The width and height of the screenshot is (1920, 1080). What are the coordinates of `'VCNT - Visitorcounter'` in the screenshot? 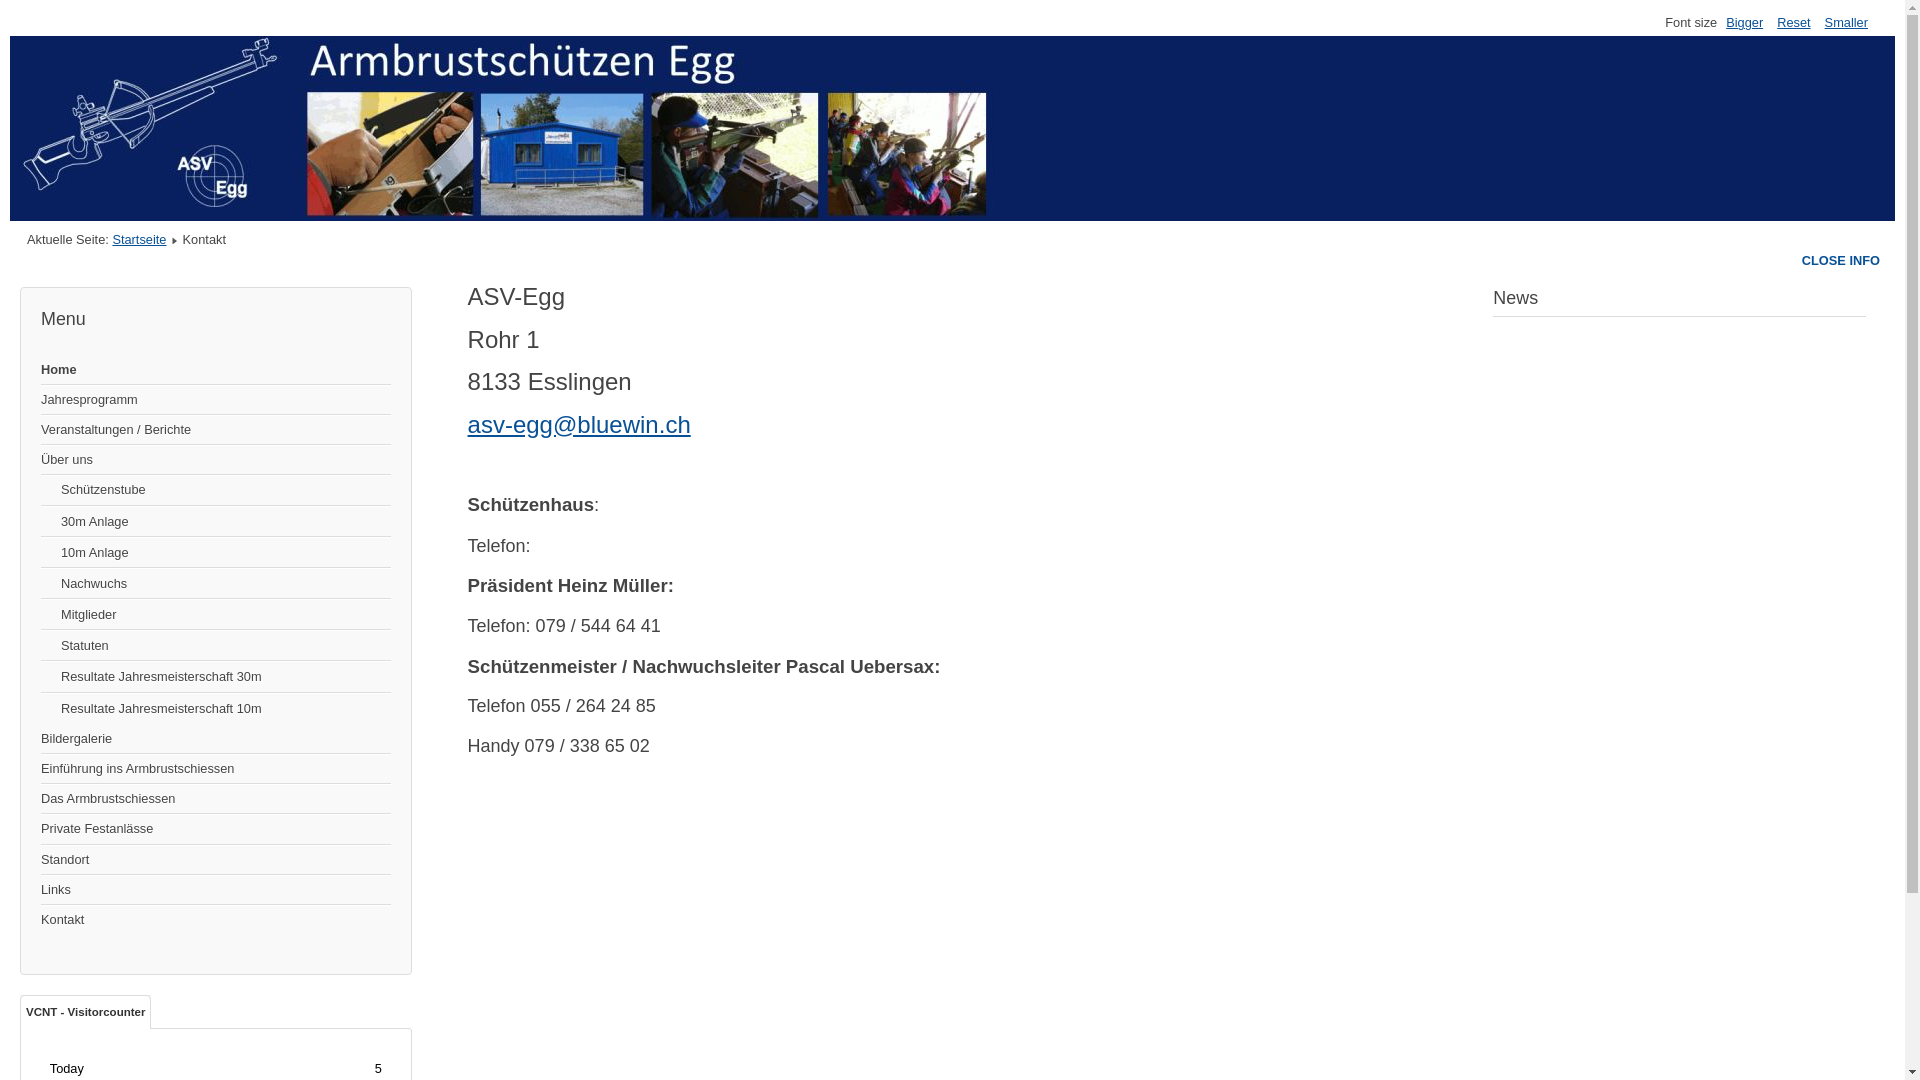 It's located at (84, 1011).